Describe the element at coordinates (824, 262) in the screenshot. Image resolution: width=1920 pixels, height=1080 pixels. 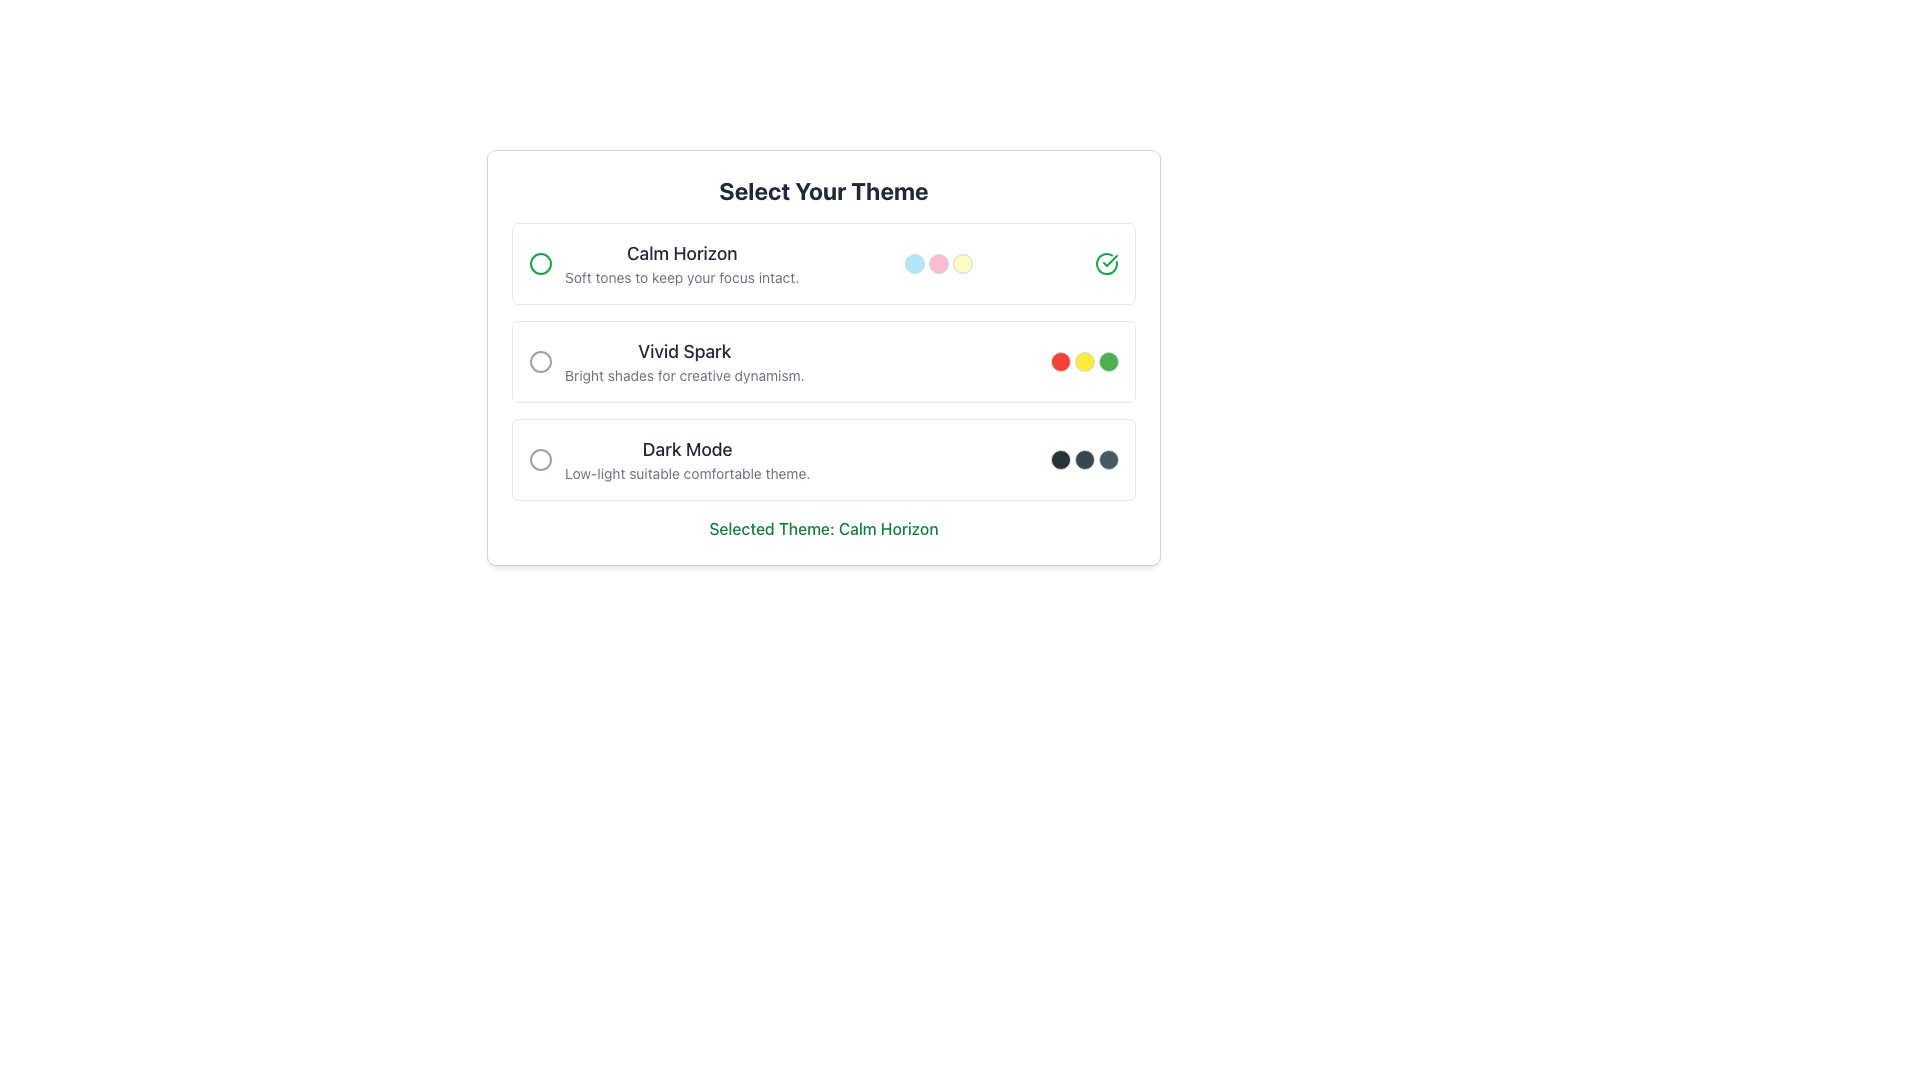
I see `the 'Calm Horizon' card, which is the first entry in a vertical list of options` at that location.